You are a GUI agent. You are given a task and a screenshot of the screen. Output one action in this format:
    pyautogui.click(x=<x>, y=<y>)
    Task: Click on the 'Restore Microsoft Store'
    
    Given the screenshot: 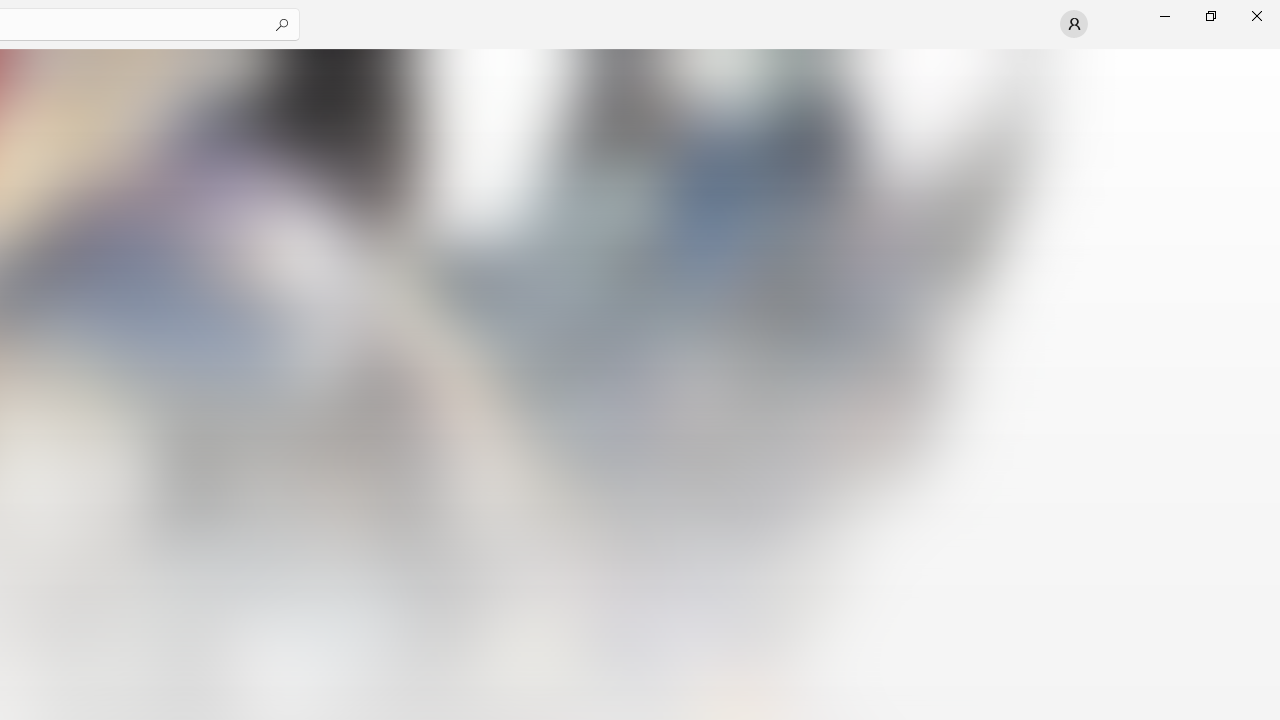 What is the action you would take?
    pyautogui.click(x=1209, y=15)
    